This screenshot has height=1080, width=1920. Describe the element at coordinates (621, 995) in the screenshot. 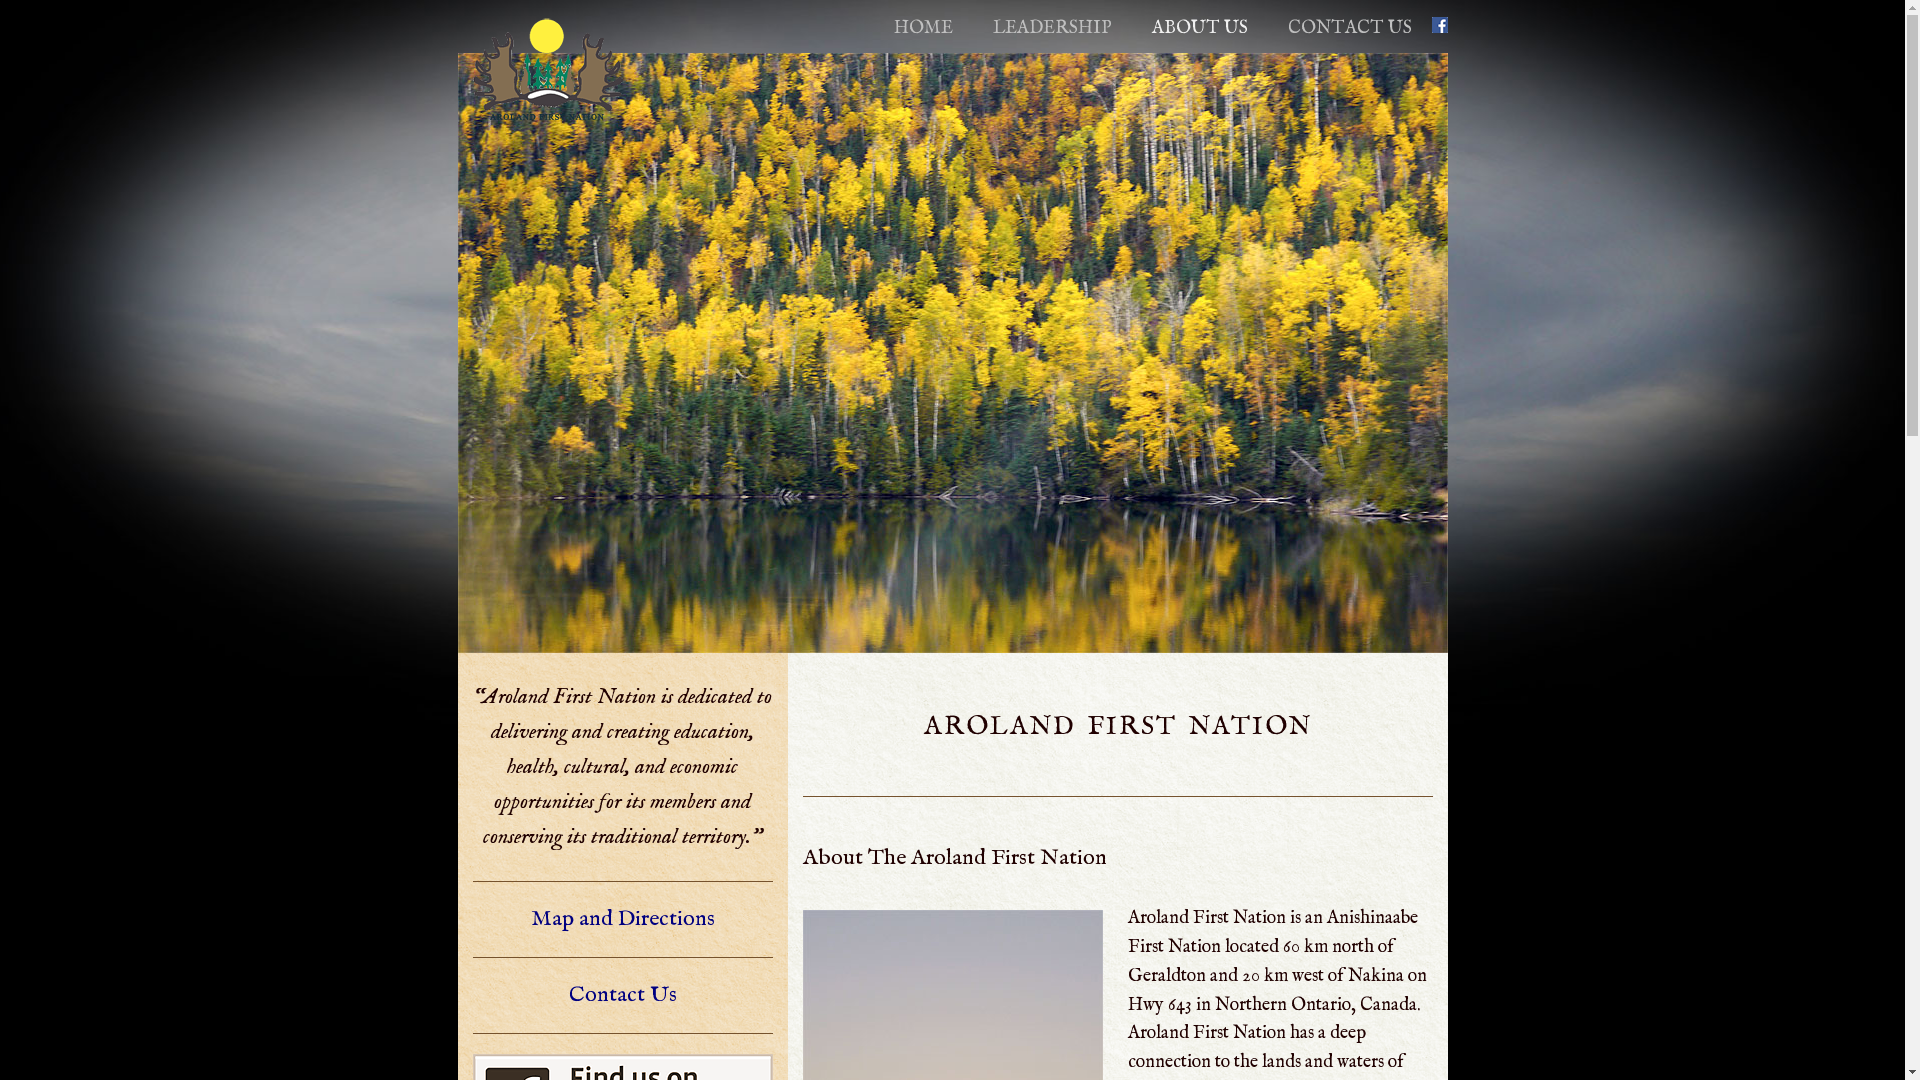

I see `'Contact Us'` at that location.